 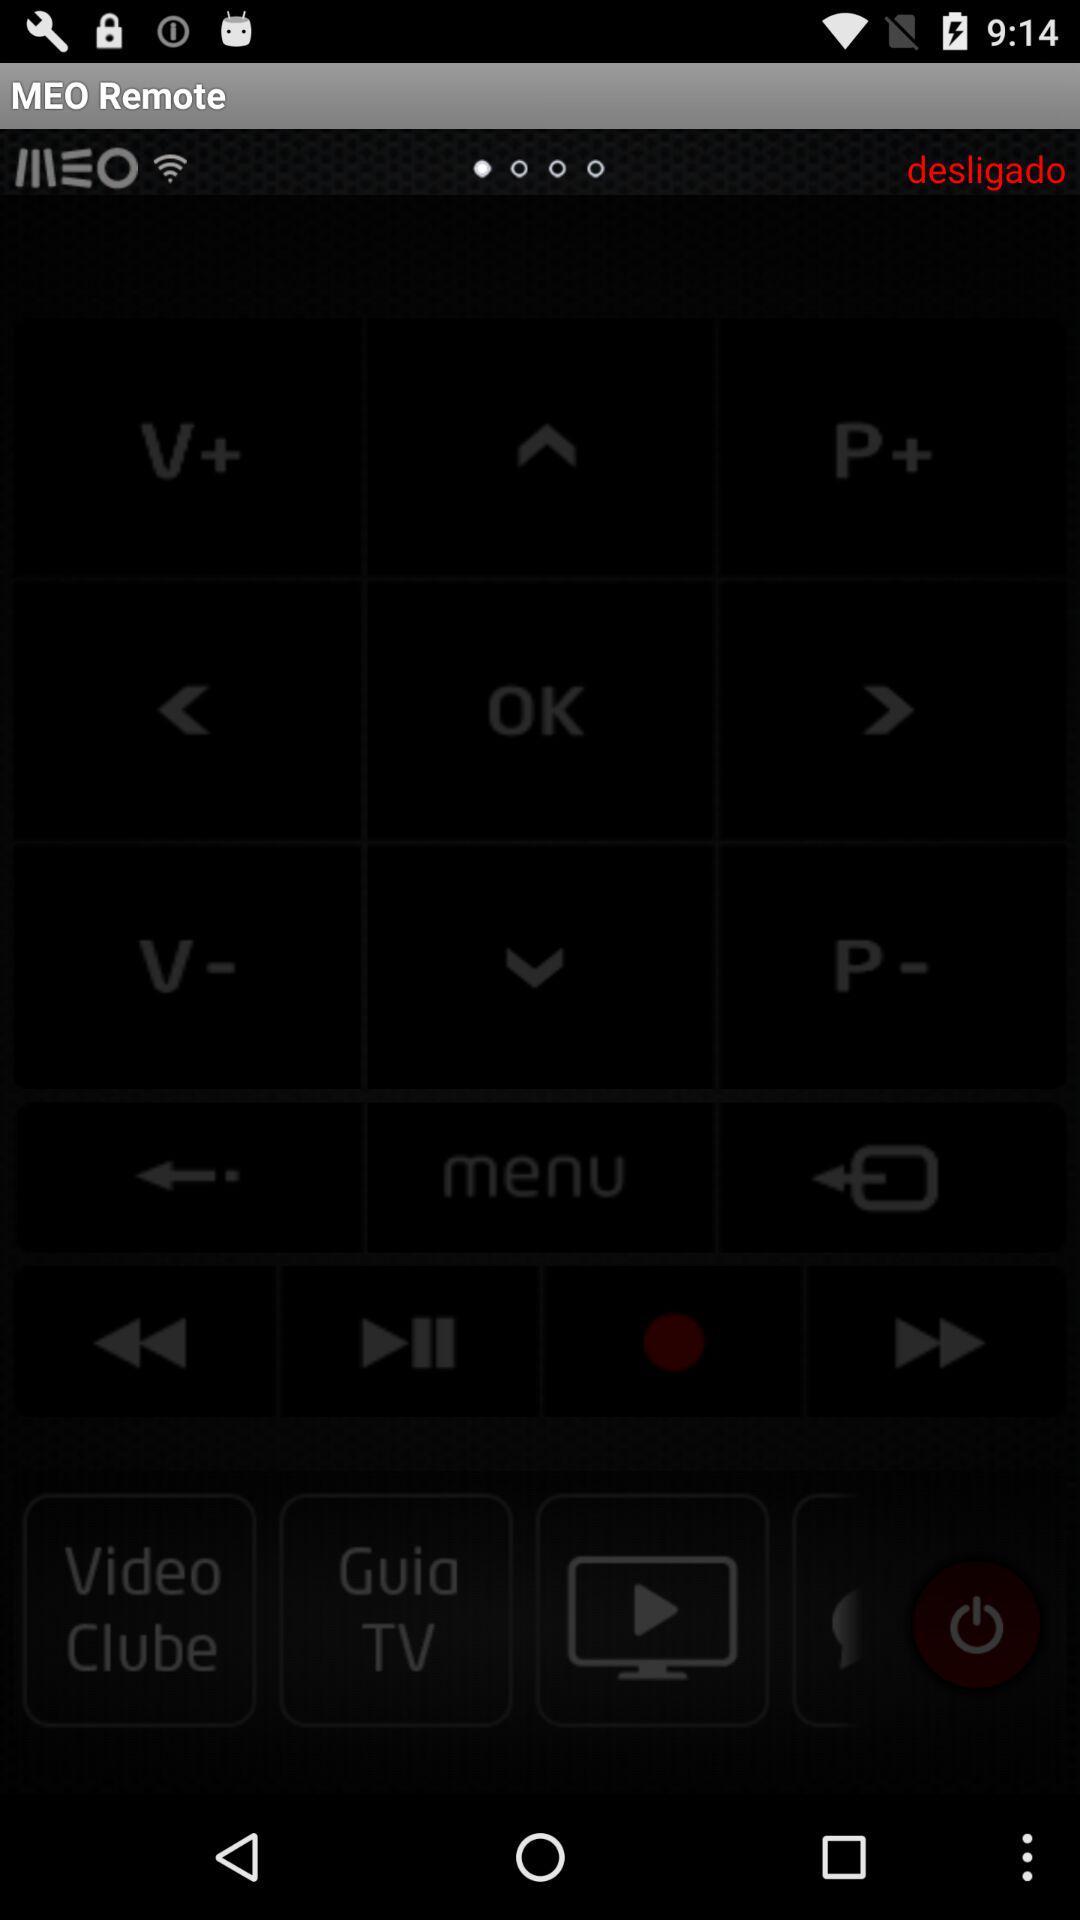 I want to click on the skip_next icon, so click(x=407, y=1434).